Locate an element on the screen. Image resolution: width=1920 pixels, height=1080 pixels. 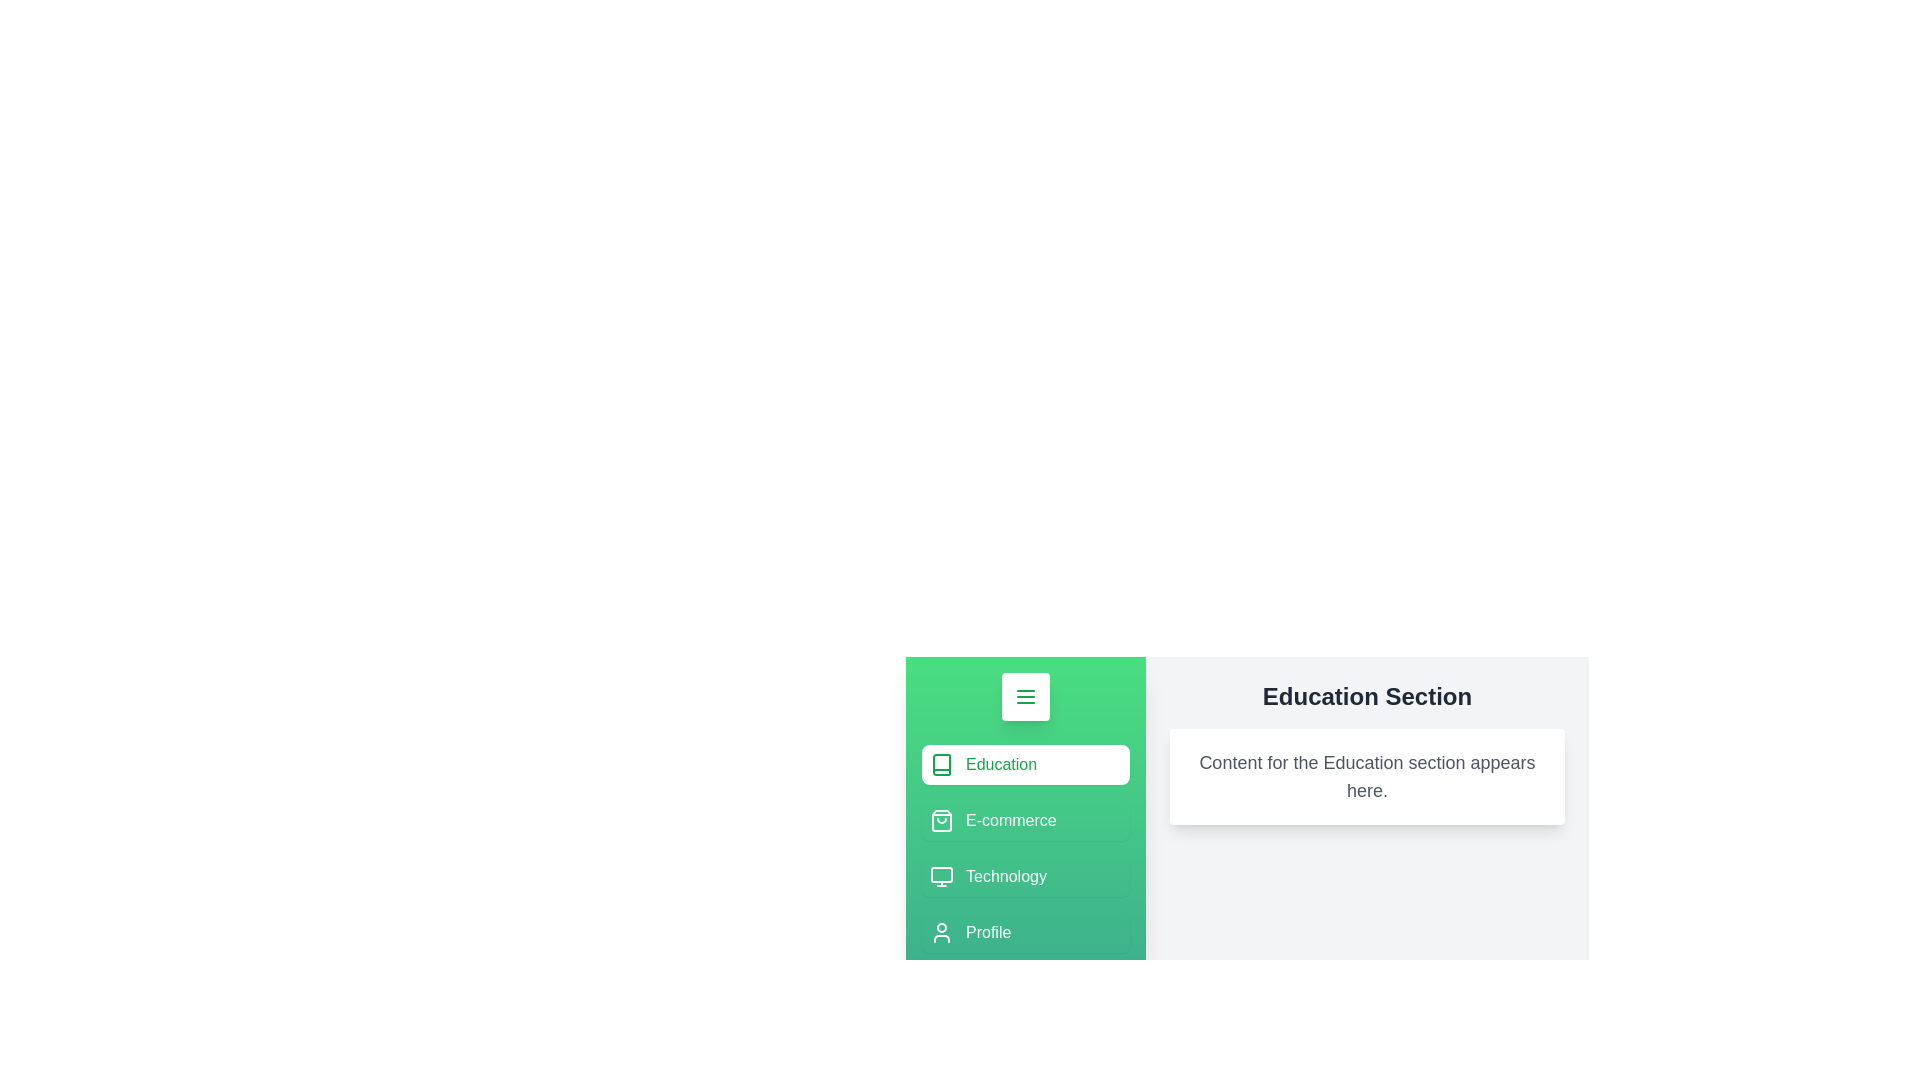
the section E-commerce in the drawer is located at coordinates (1026, 821).